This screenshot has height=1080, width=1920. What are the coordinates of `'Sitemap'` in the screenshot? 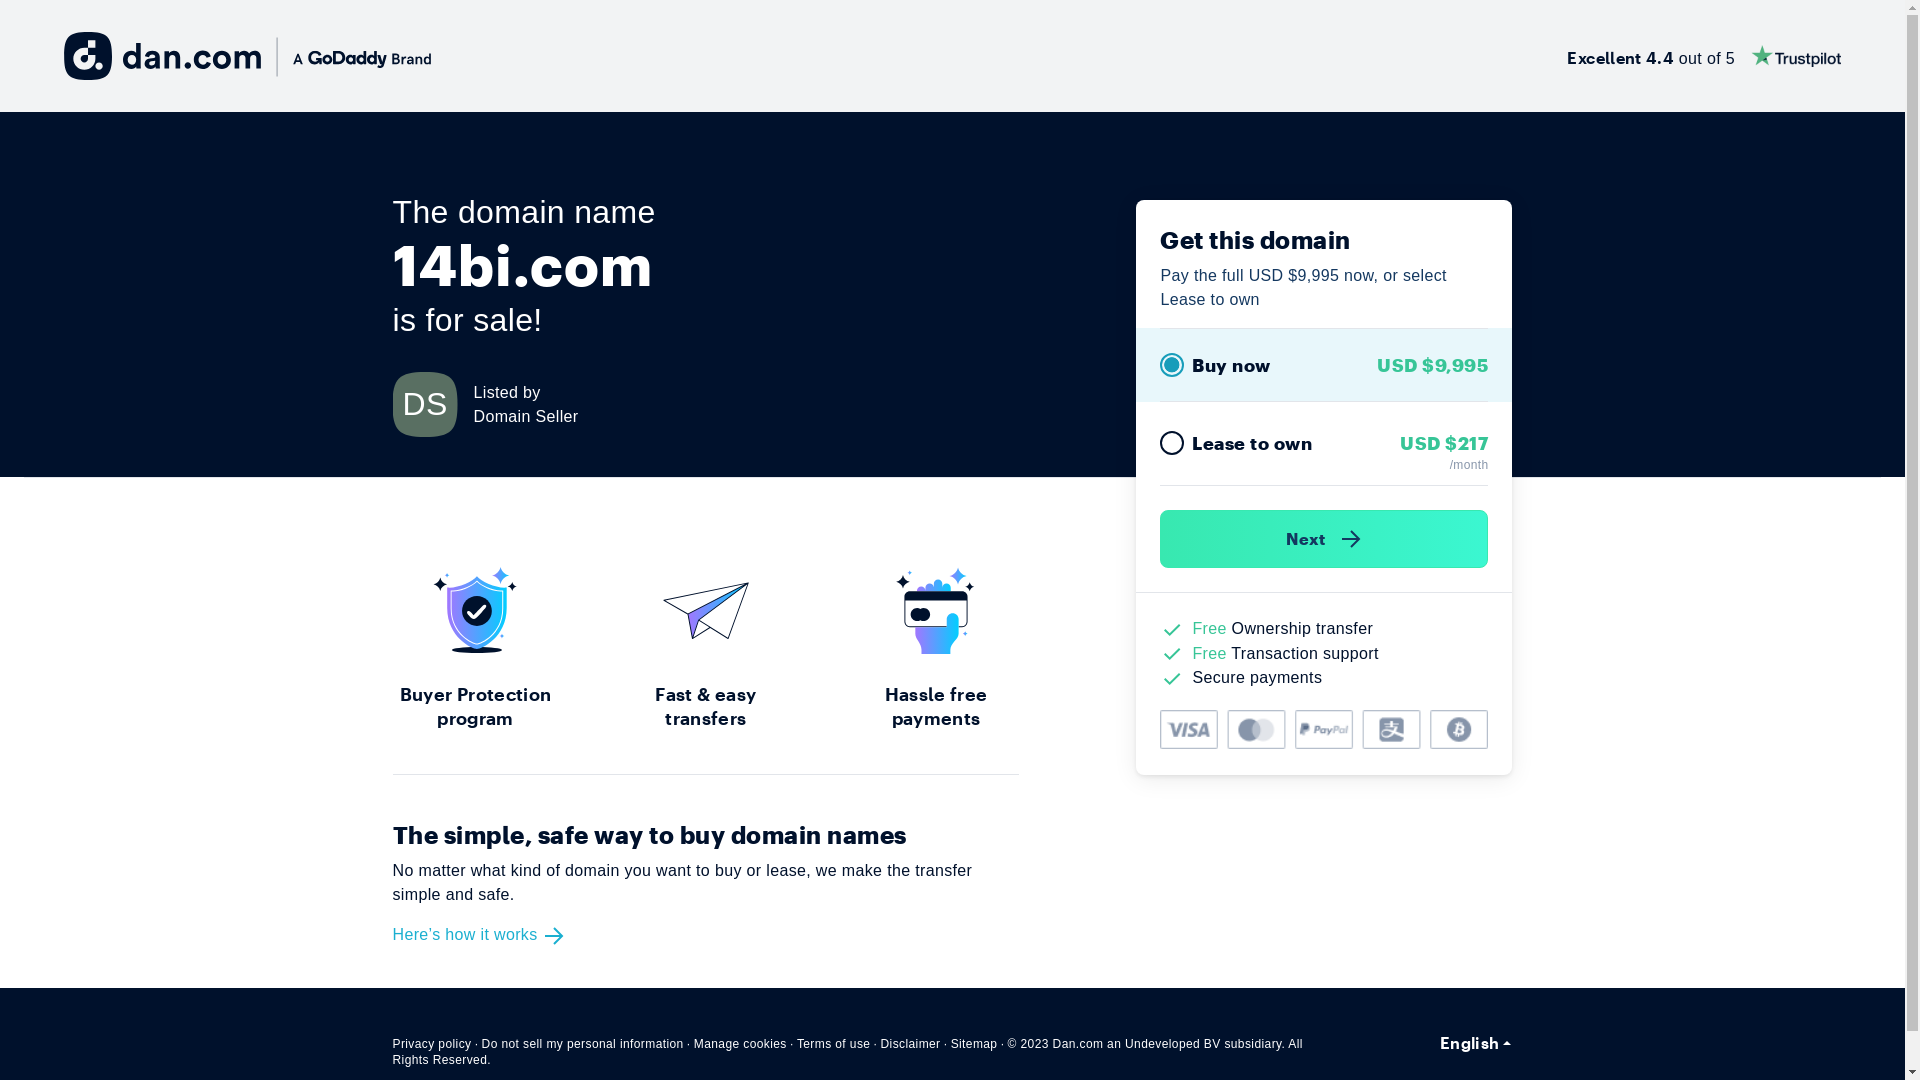 It's located at (974, 1043).